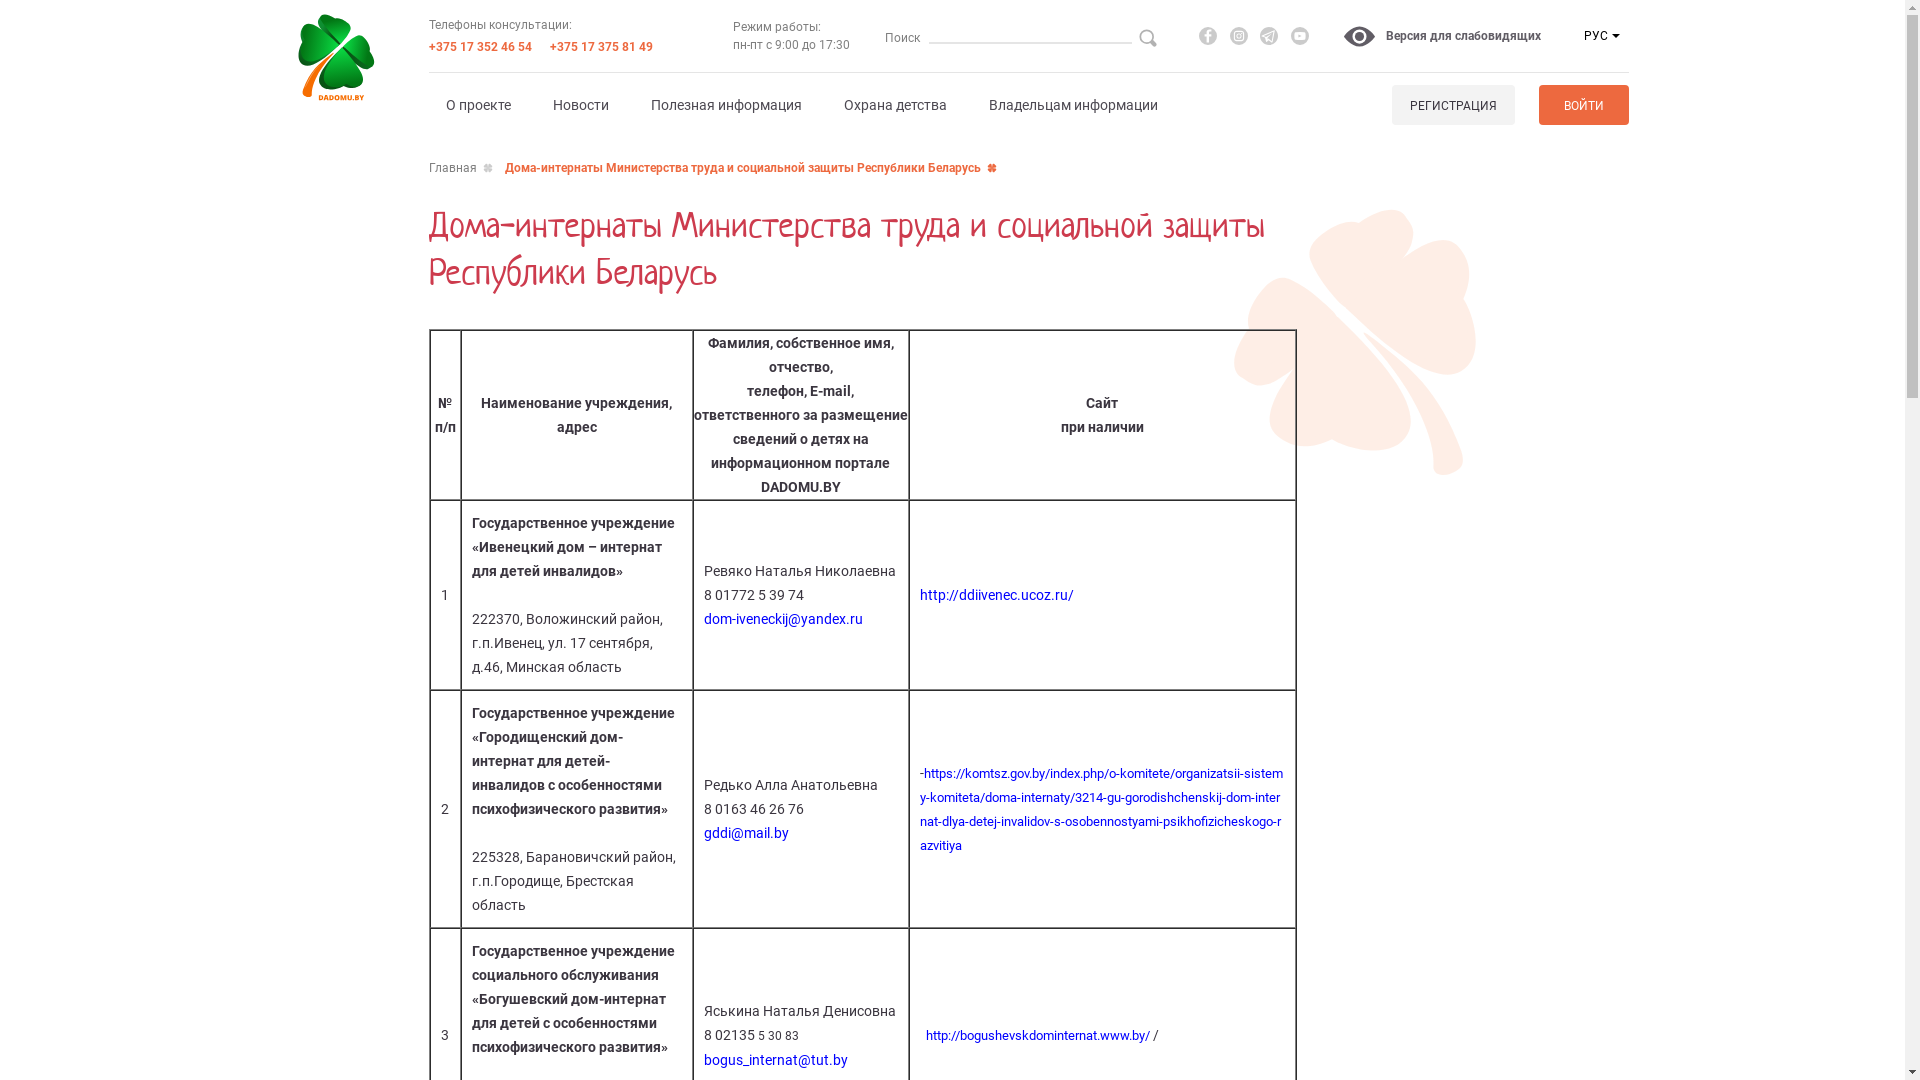 This screenshot has height=1080, width=1920. Describe the element at coordinates (478, 45) in the screenshot. I see `'+375 17 352 46 54'` at that location.